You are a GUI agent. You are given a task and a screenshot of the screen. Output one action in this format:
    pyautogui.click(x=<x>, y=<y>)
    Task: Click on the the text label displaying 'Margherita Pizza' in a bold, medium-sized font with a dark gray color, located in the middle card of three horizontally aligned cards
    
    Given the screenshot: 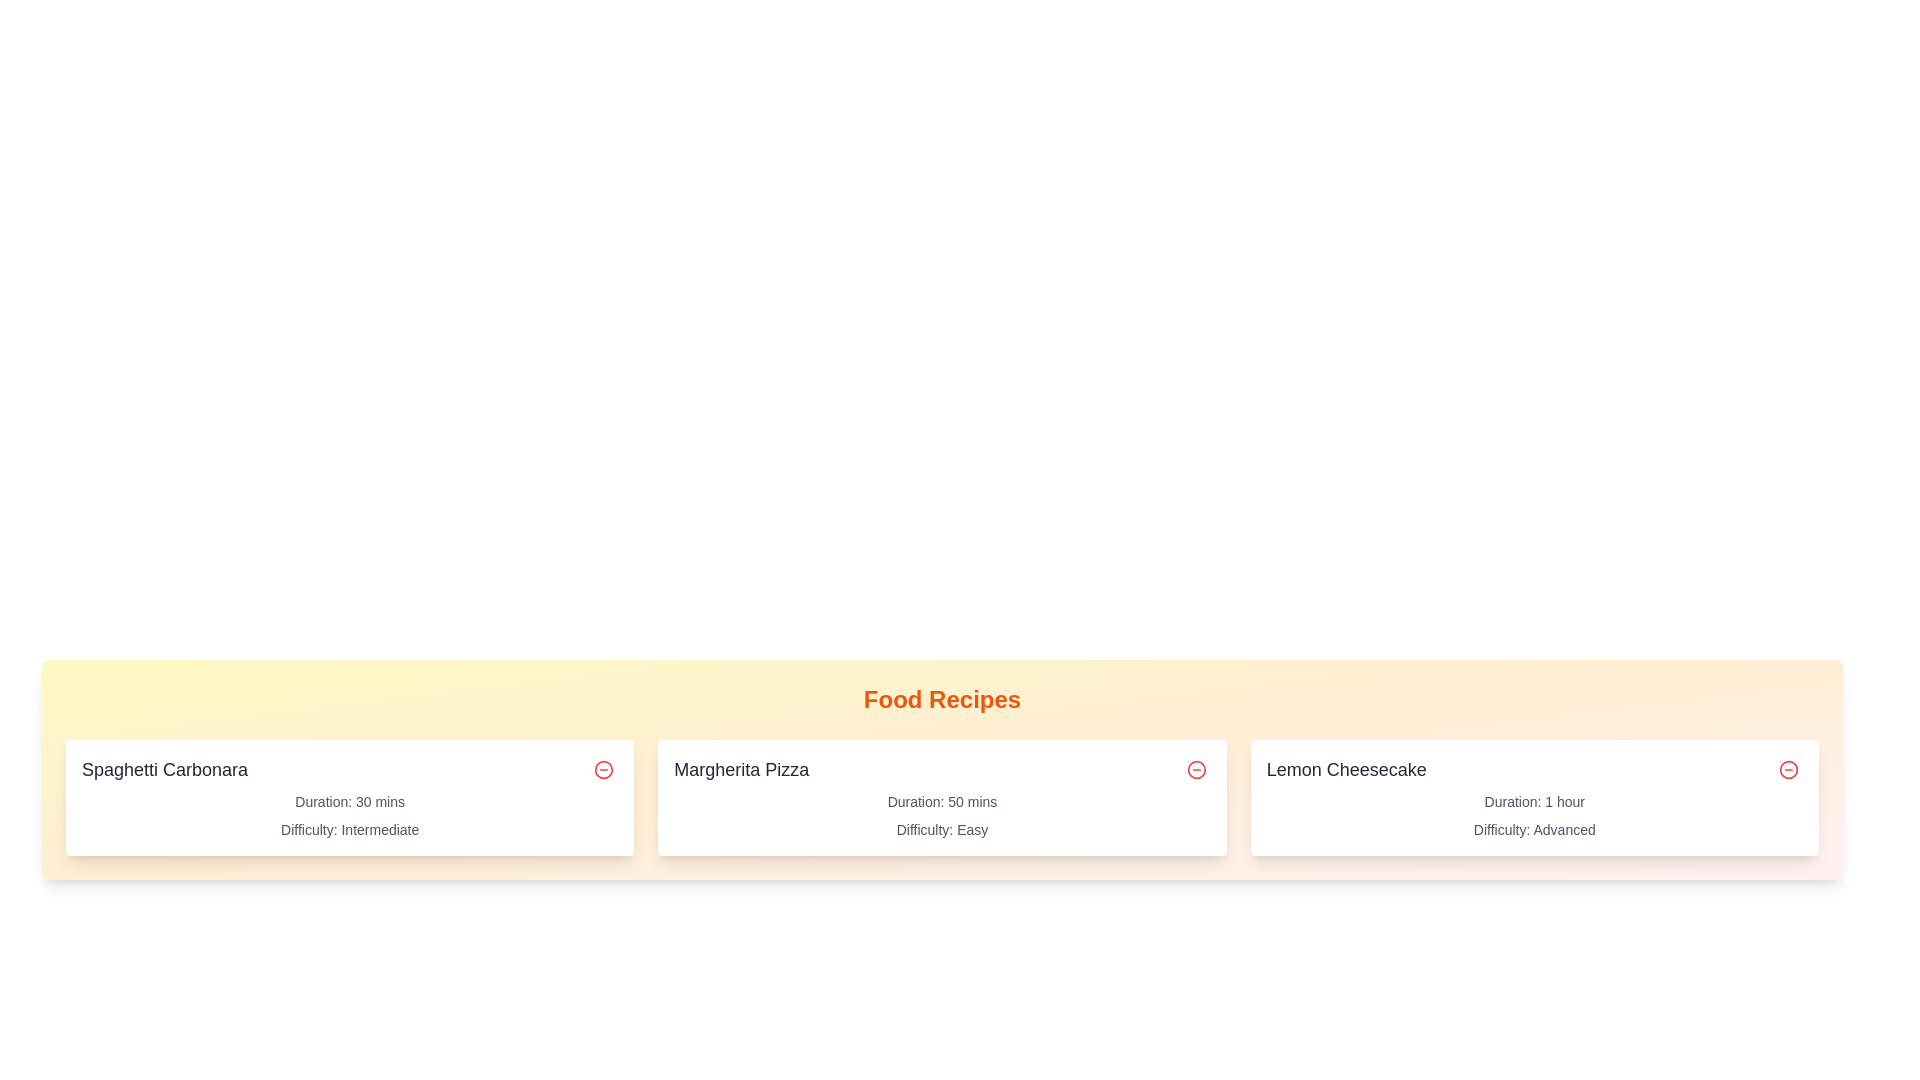 What is the action you would take?
    pyautogui.click(x=740, y=769)
    